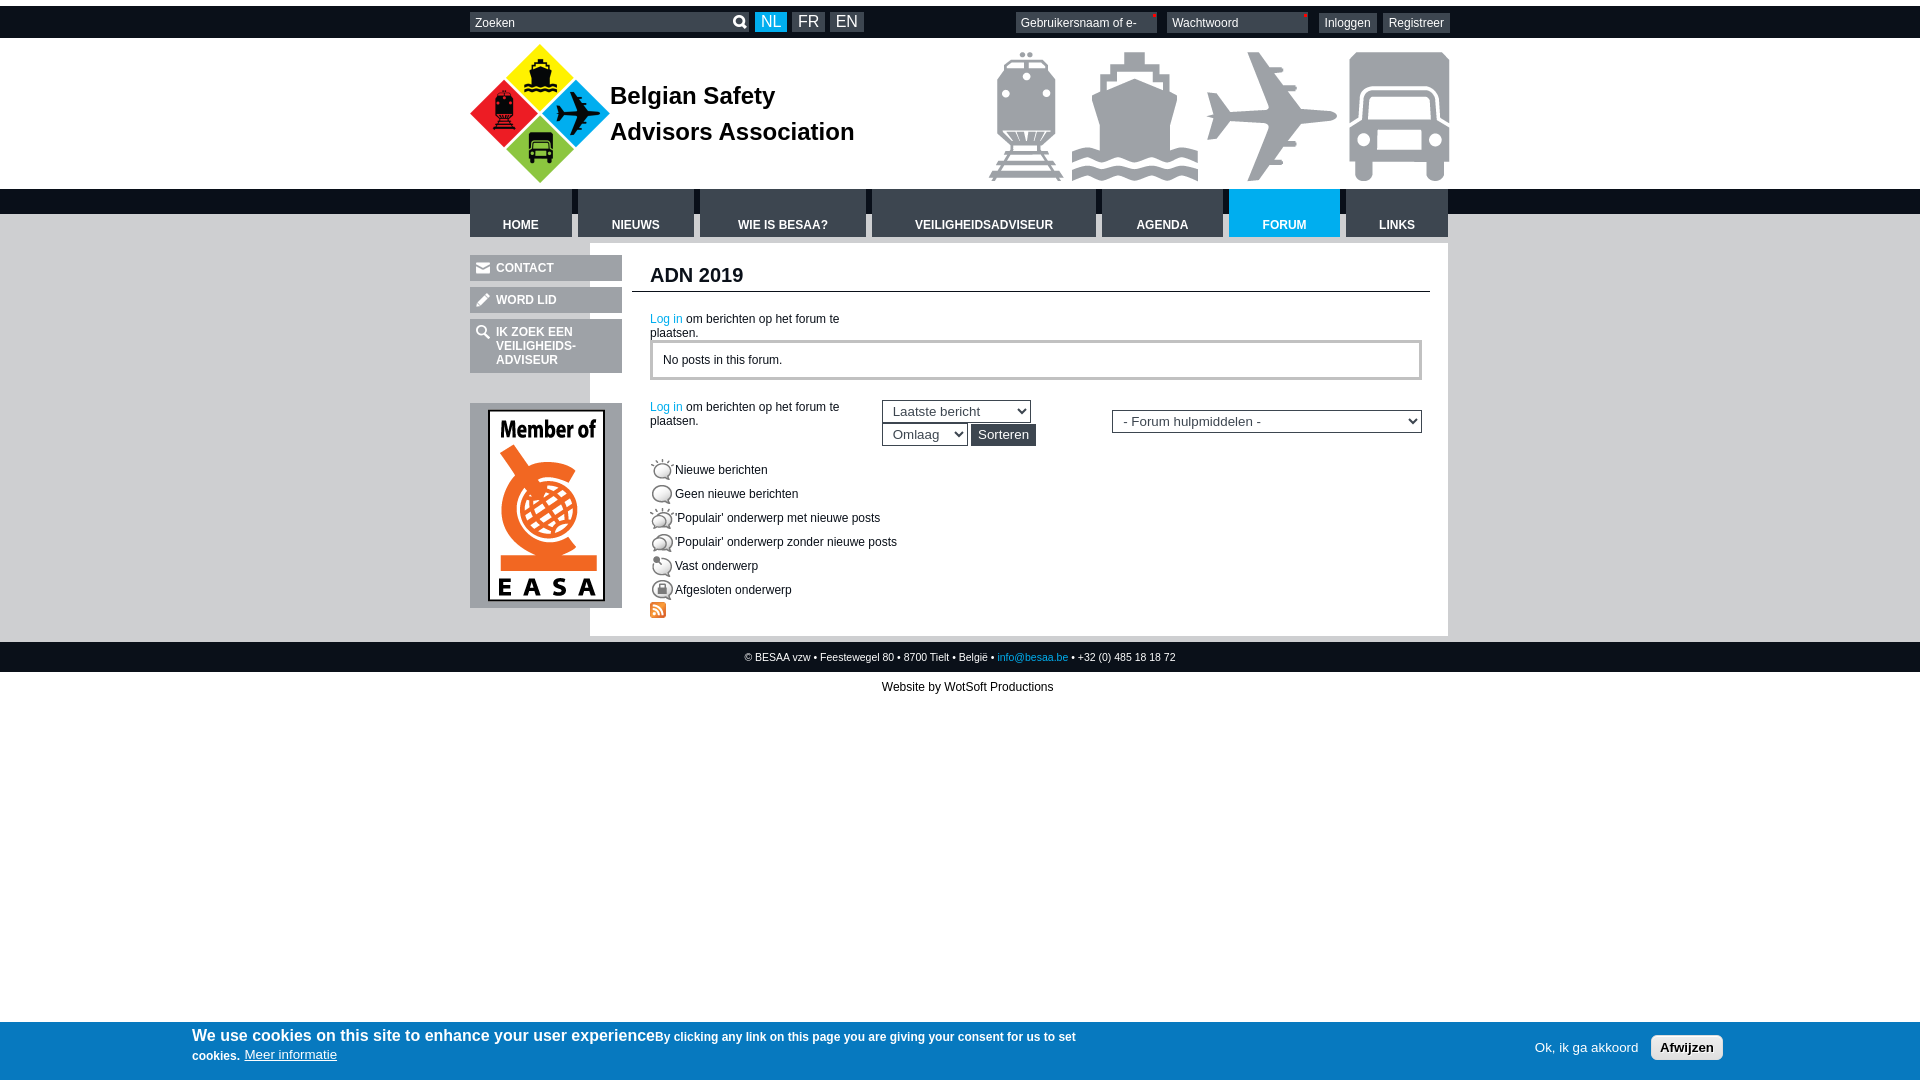 The height and width of the screenshot is (1080, 1920). Describe the element at coordinates (729, 22) in the screenshot. I see `'Zoeken'` at that location.